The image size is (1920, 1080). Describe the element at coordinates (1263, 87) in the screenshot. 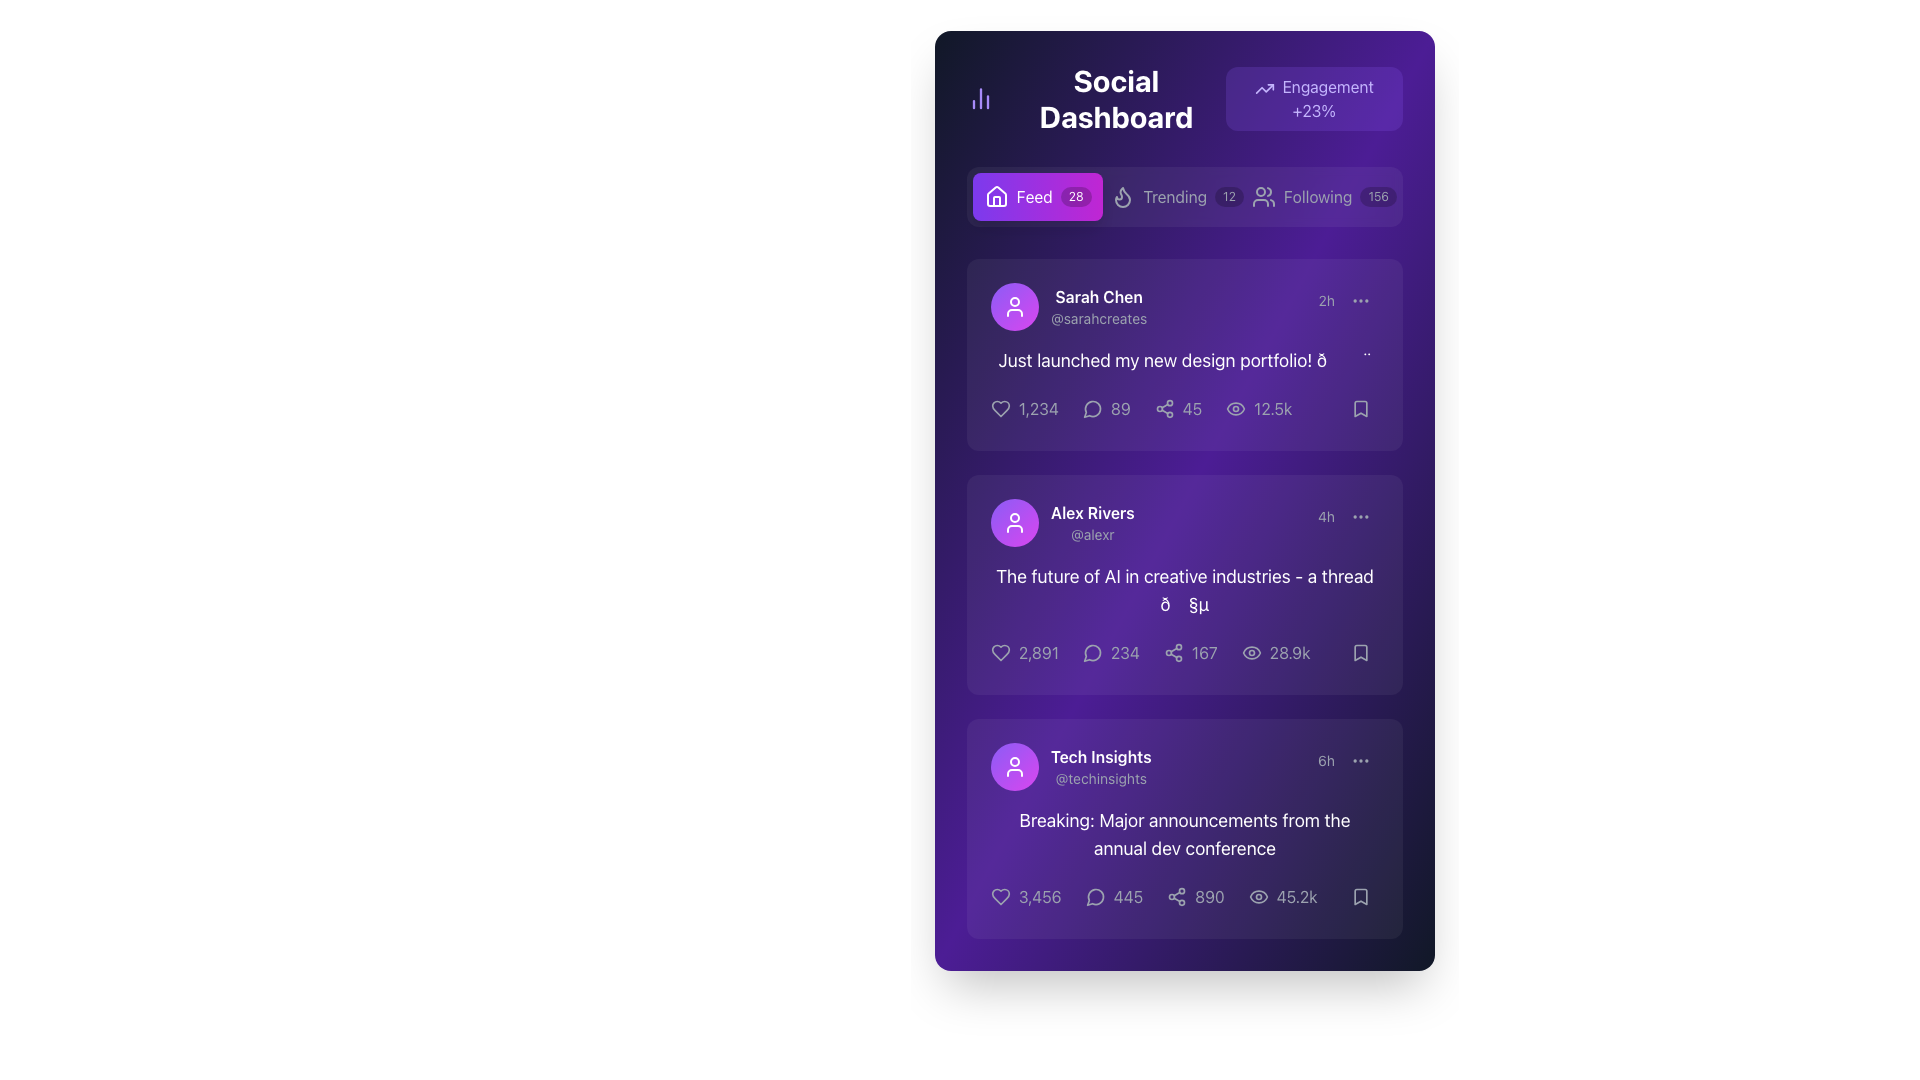

I see `the upward-trending arrow icon at the top-right corner of the view` at that location.